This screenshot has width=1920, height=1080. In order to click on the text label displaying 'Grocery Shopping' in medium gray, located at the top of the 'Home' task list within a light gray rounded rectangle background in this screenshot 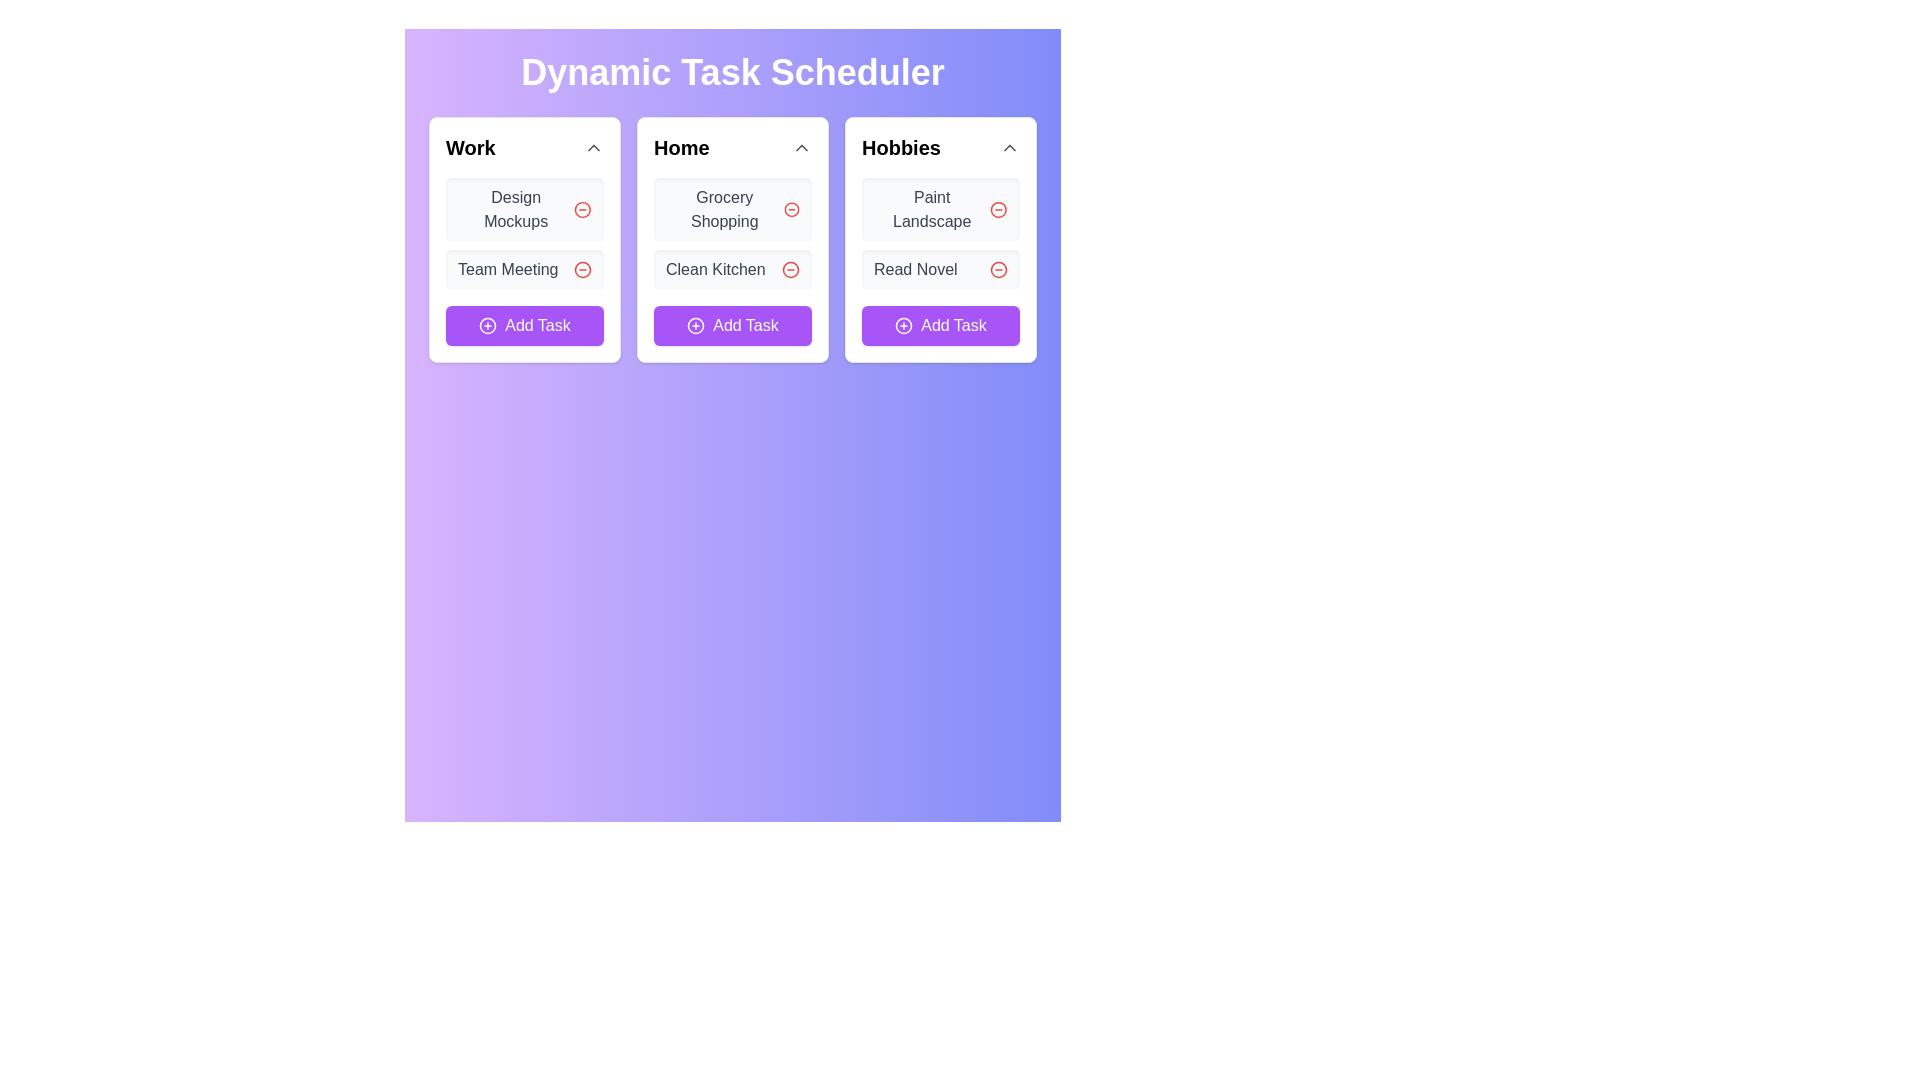, I will do `click(723, 209)`.